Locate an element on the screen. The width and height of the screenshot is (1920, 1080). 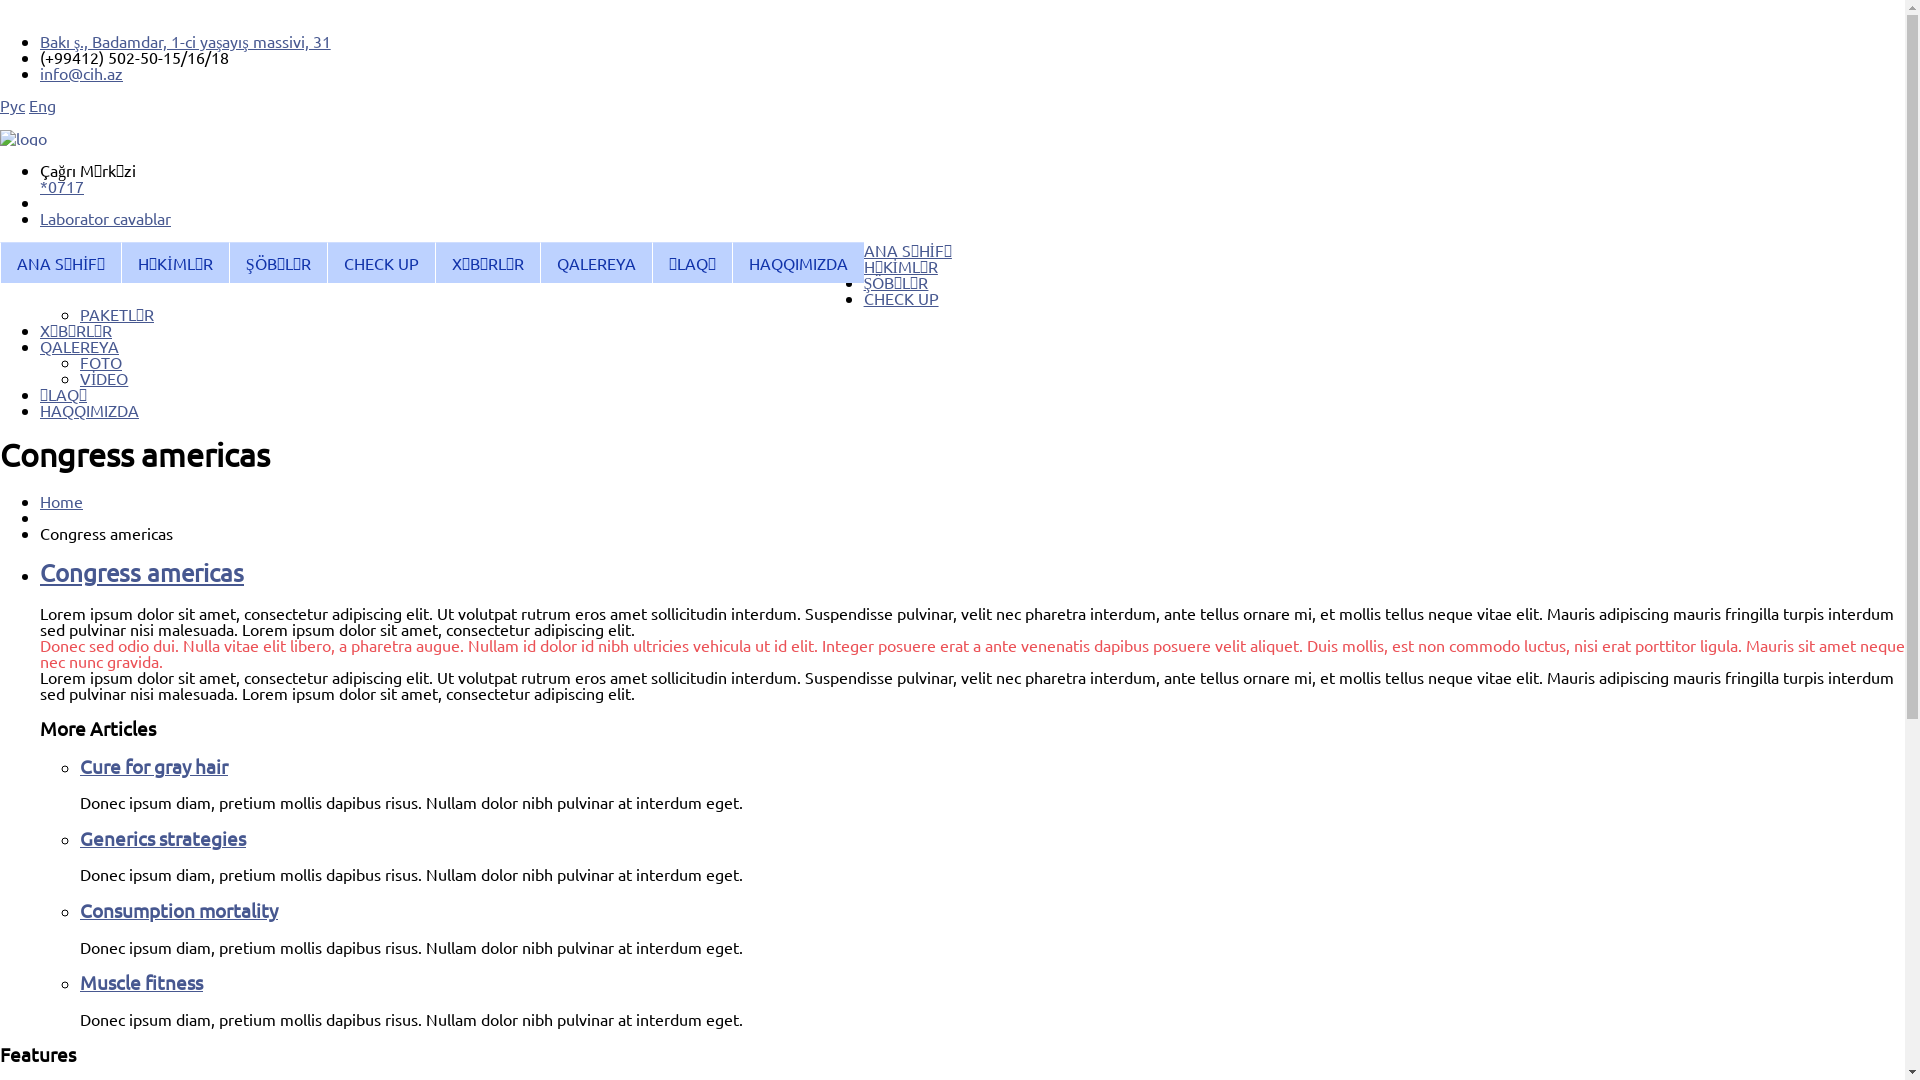
'CHECK UP' is located at coordinates (900, 297).